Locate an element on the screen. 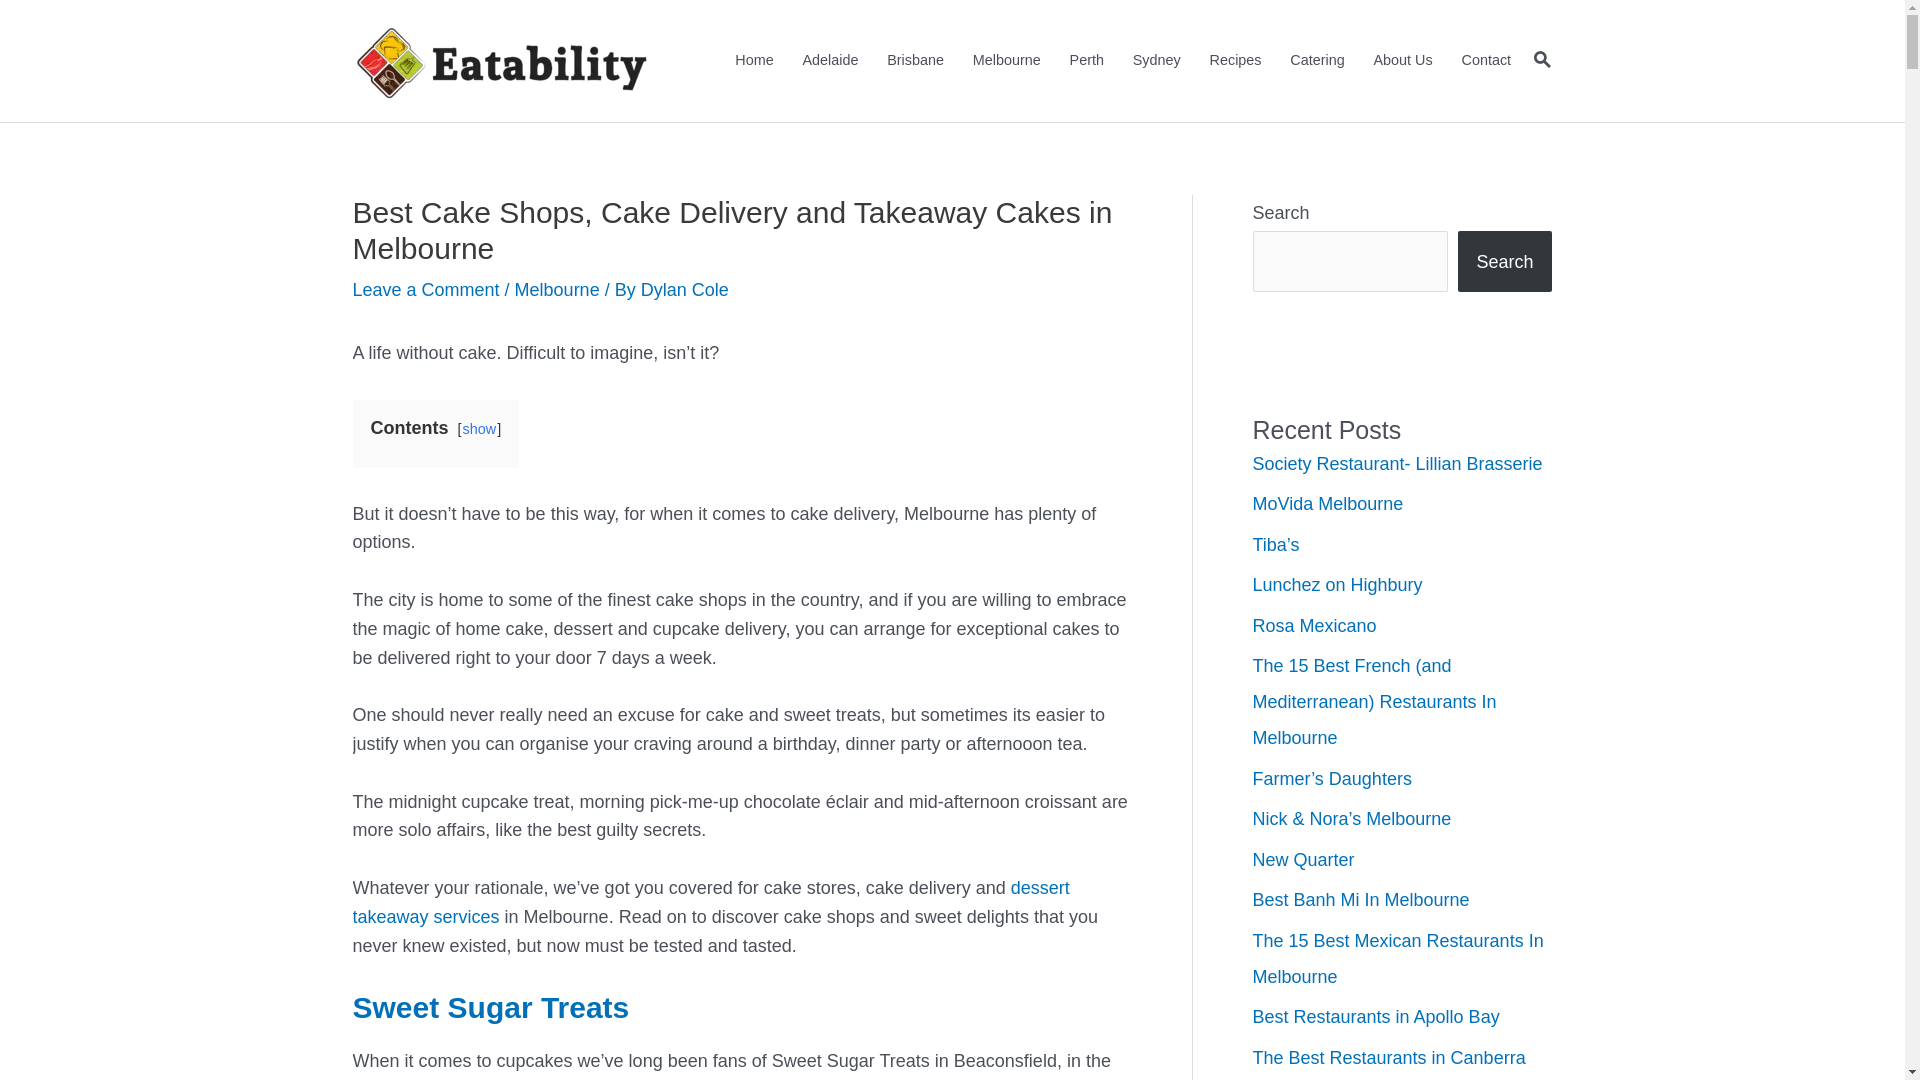 This screenshot has width=1920, height=1080. 'Catering' is located at coordinates (1317, 60).